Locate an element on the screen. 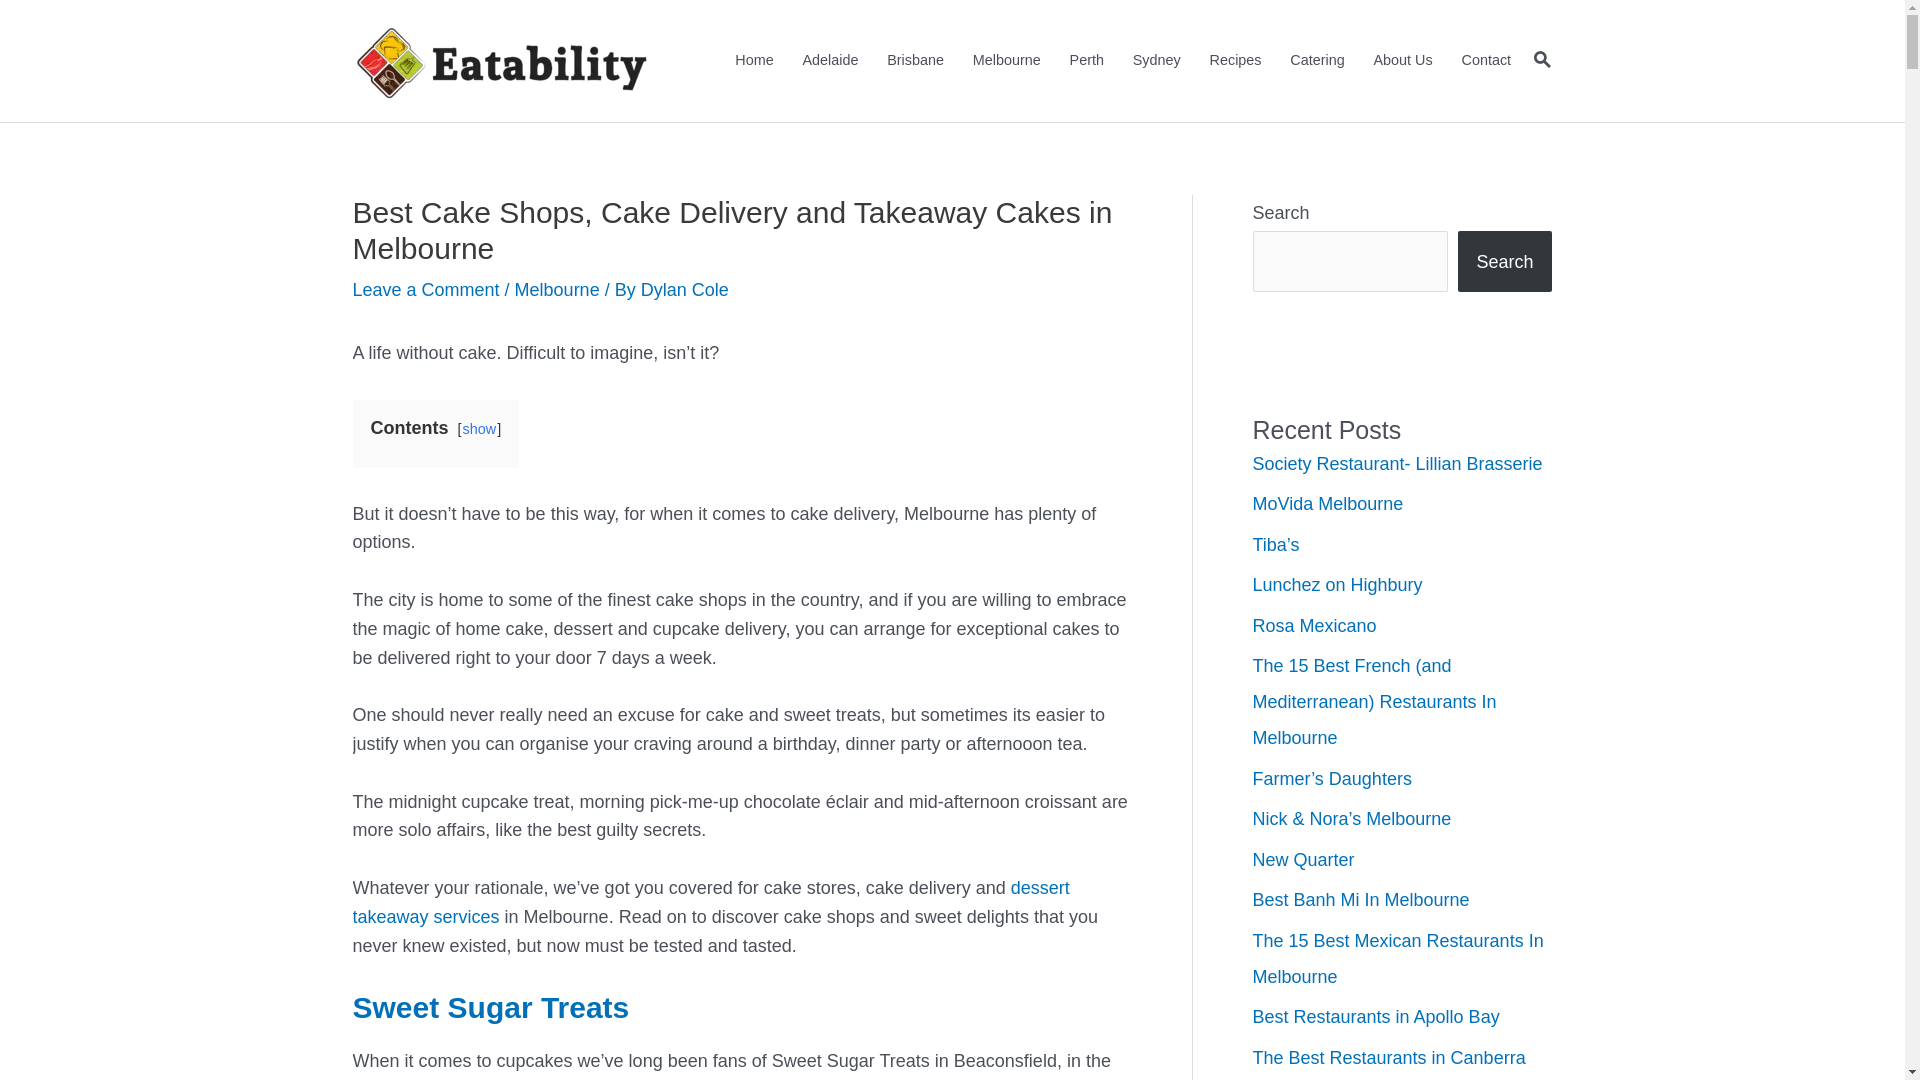 This screenshot has width=1920, height=1080. 'Catering' is located at coordinates (1317, 60).